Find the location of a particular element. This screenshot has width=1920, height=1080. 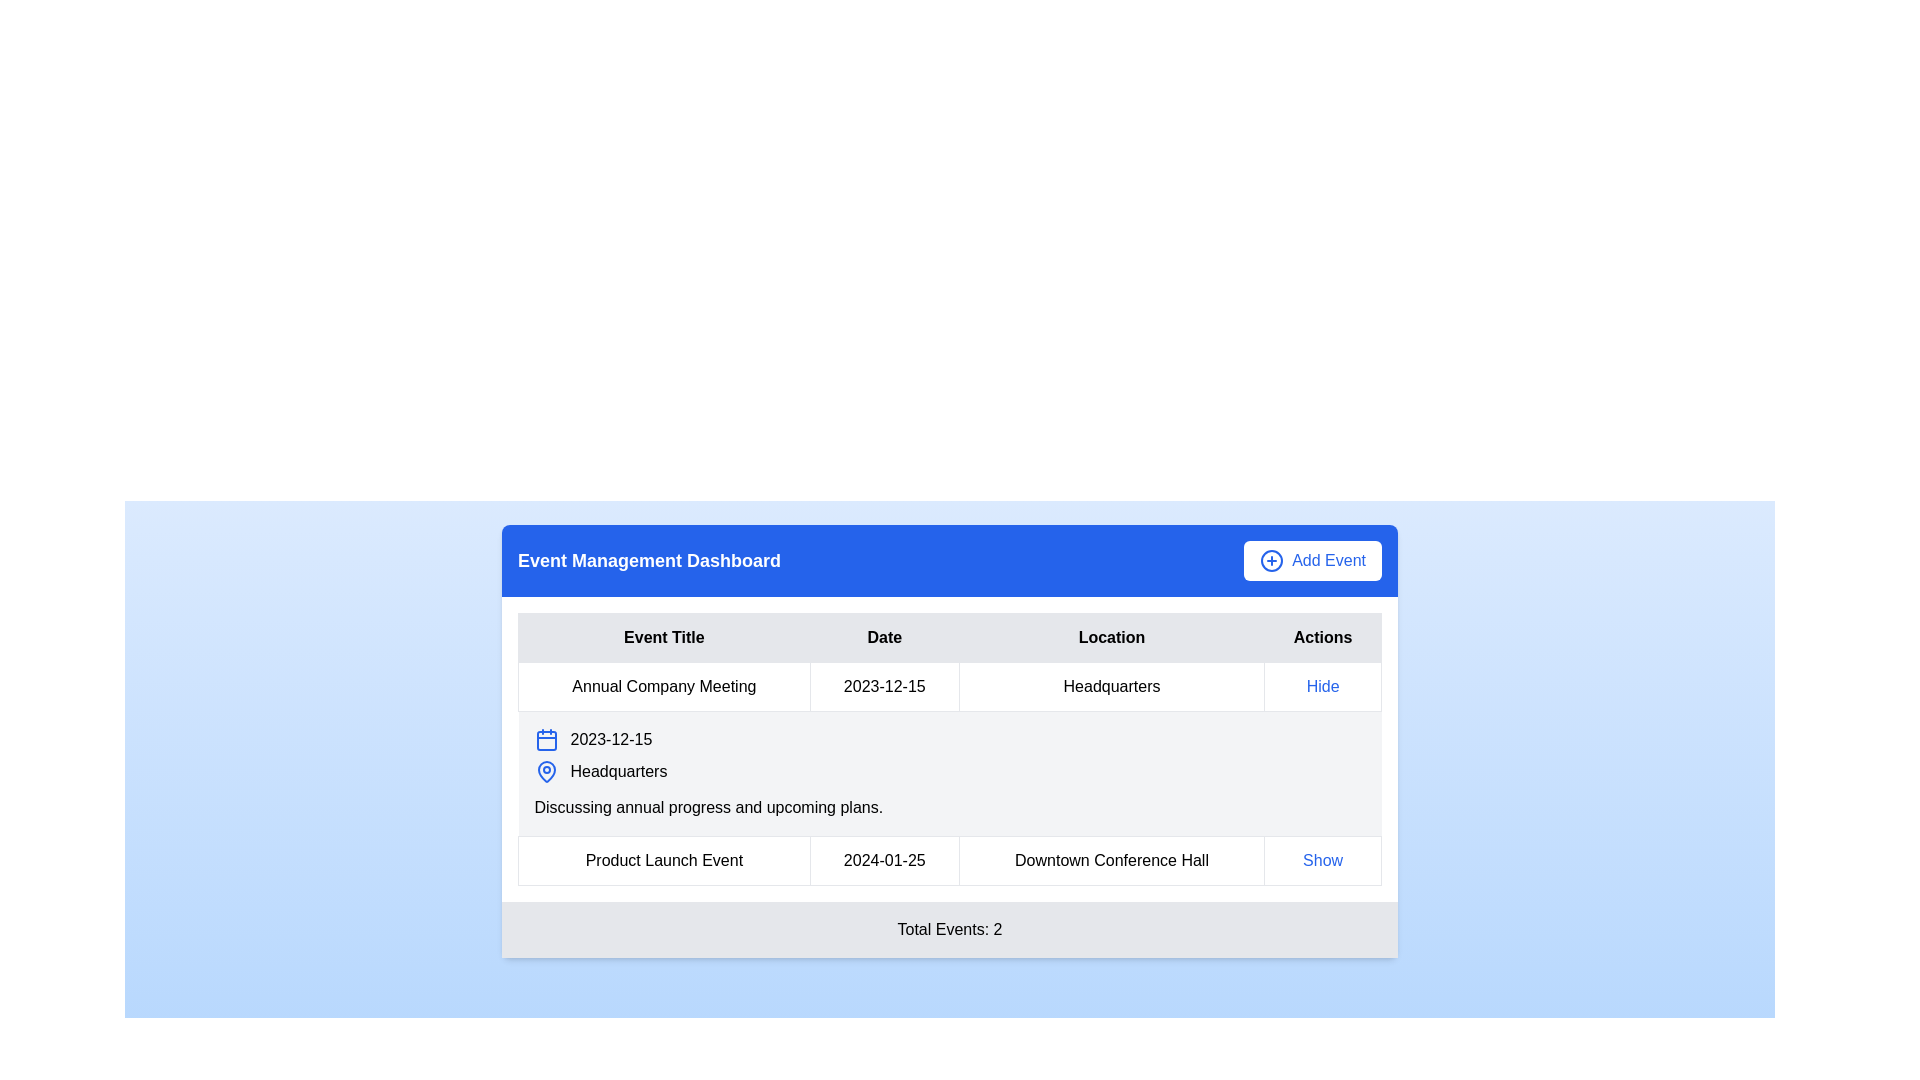

the graphical icon indicating the action is located at coordinates (1271, 560).